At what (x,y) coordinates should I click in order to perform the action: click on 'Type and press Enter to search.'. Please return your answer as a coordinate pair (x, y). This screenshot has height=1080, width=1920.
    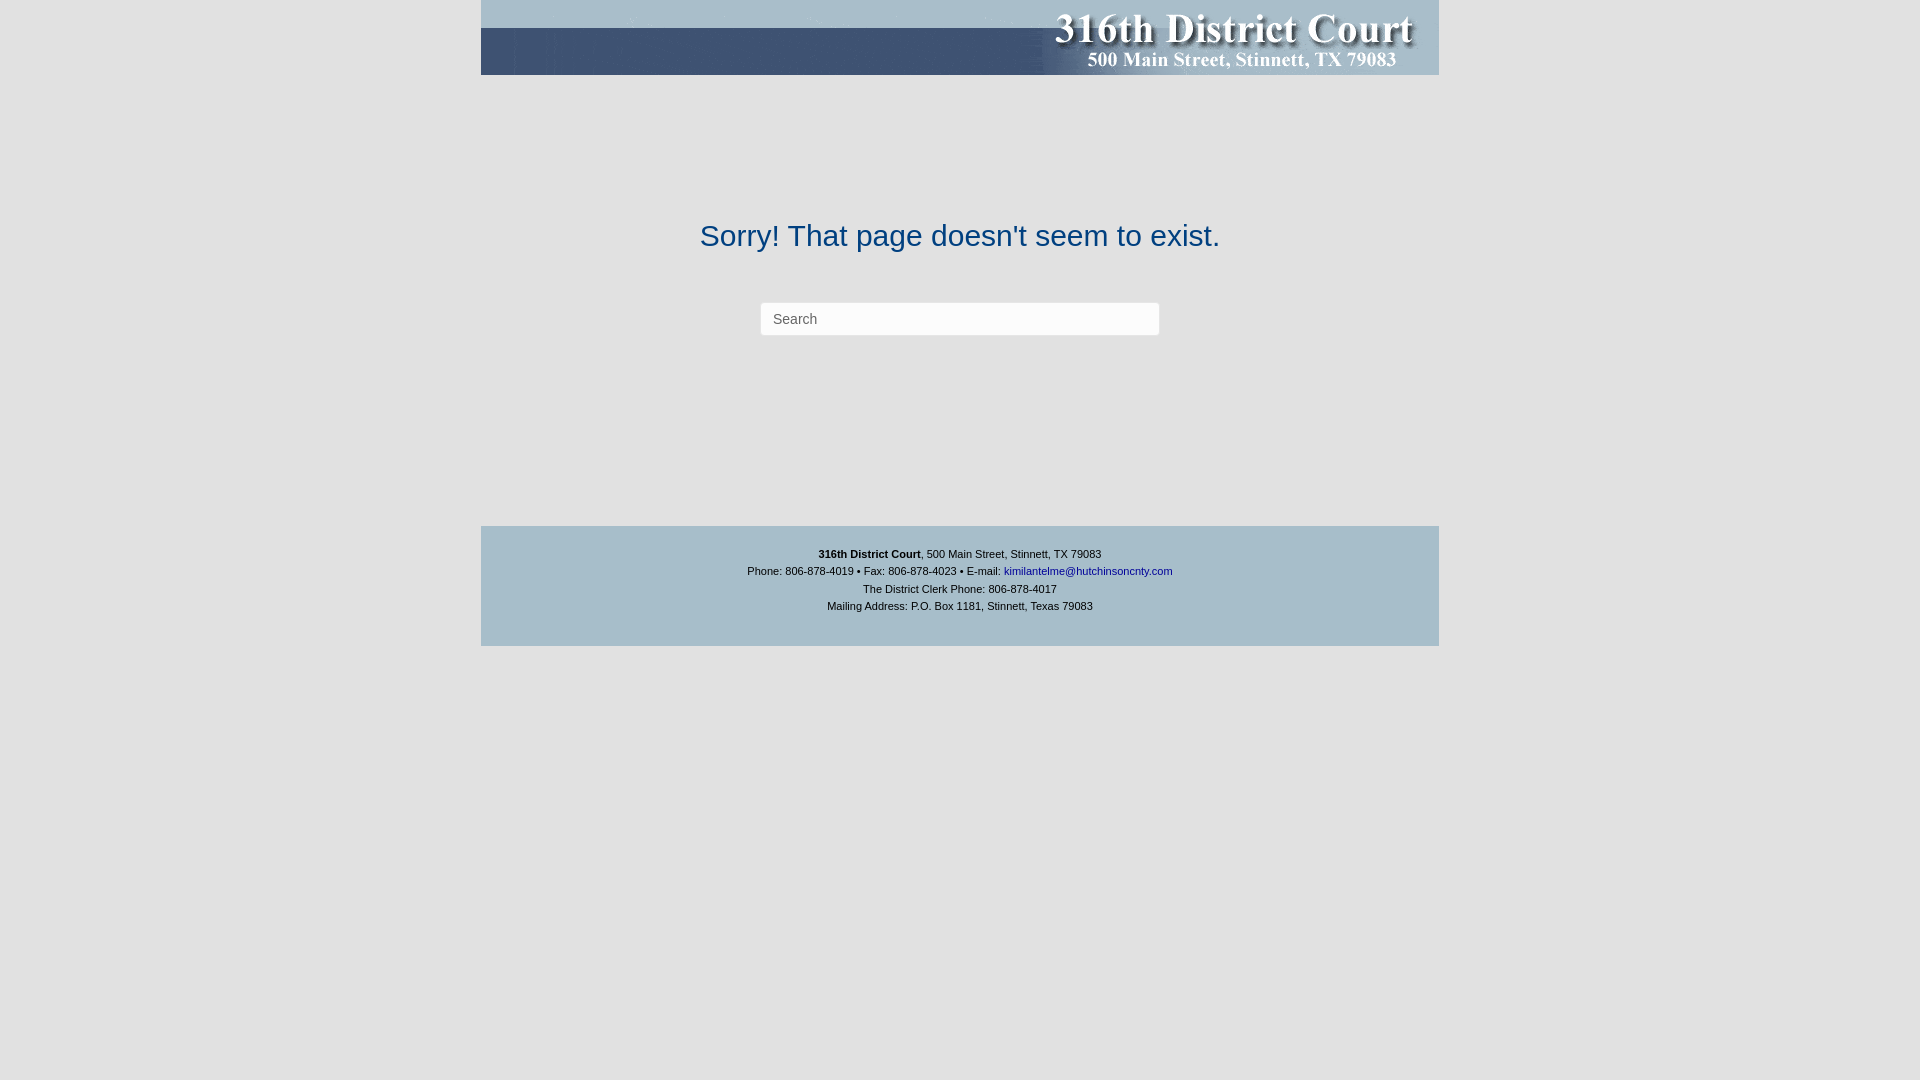
    Looking at the image, I should click on (960, 318).